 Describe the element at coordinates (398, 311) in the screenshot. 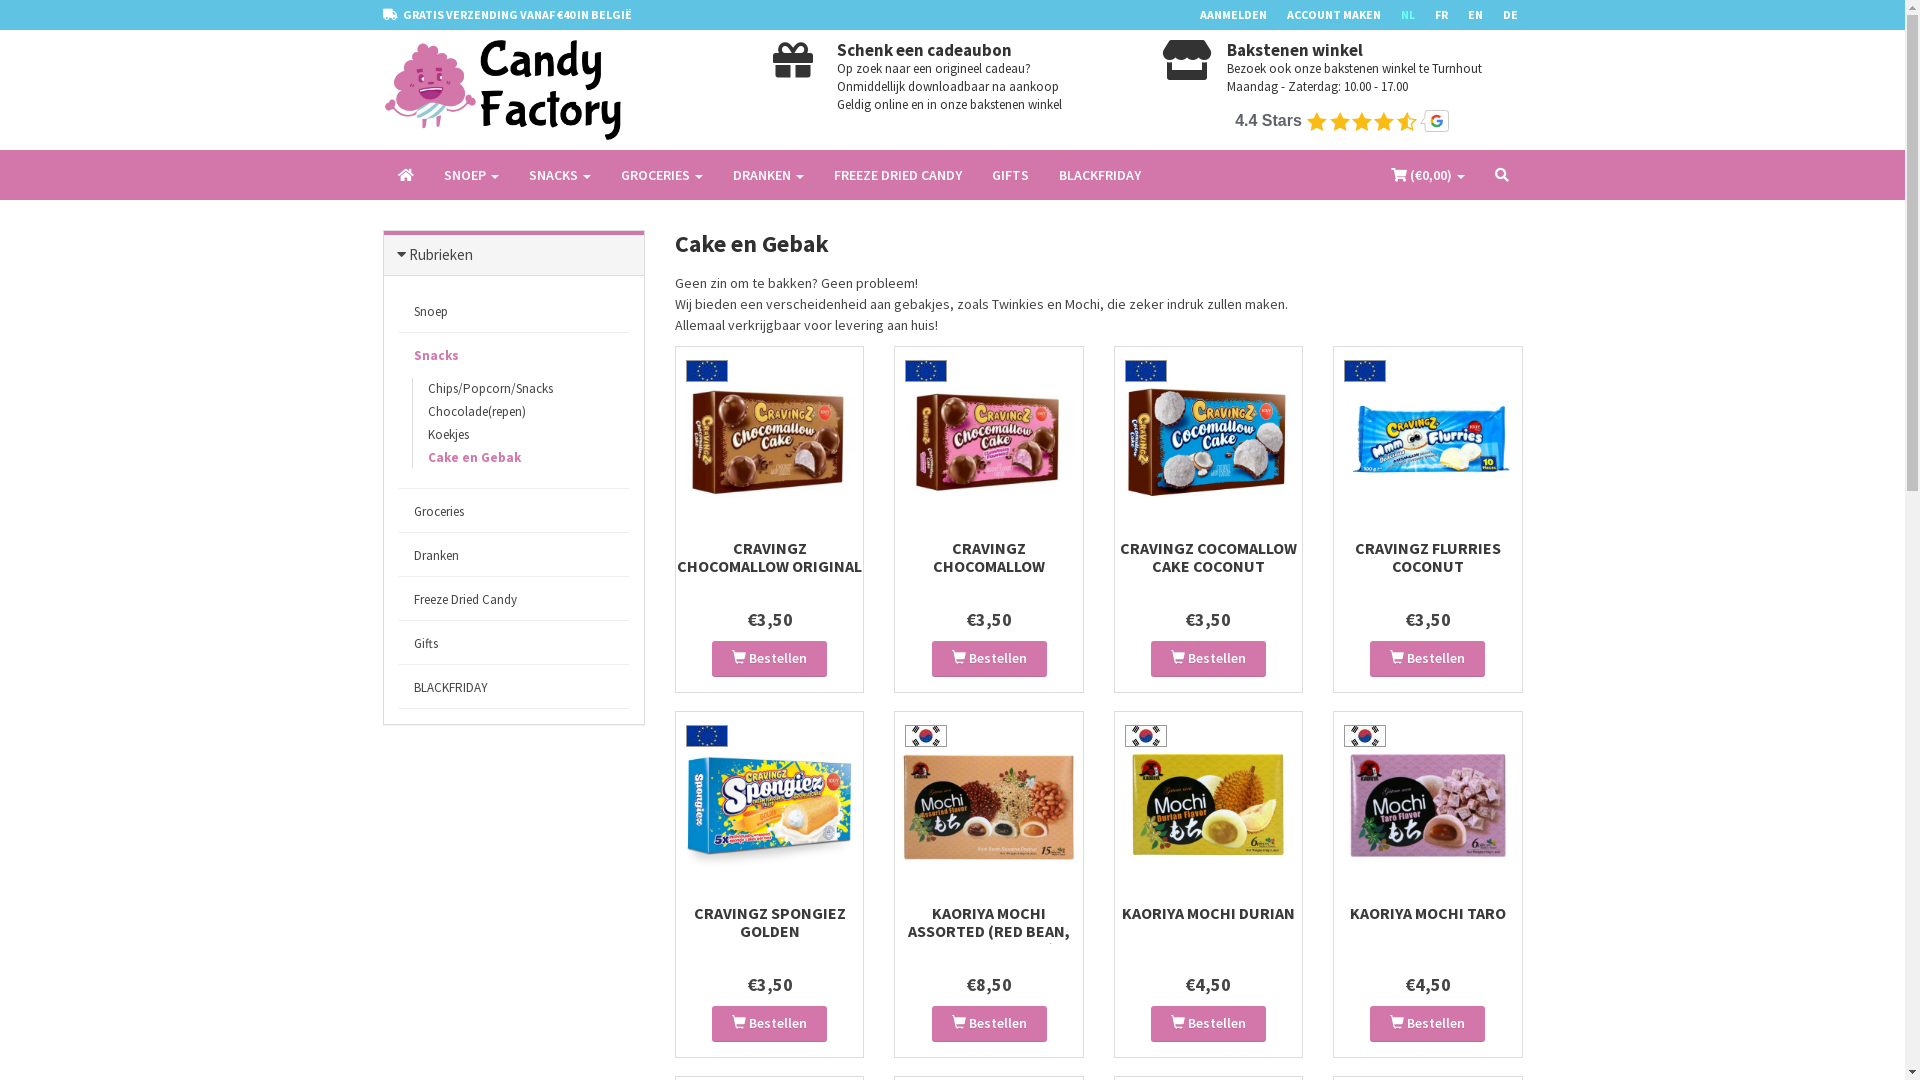

I see `'Snoep'` at that location.